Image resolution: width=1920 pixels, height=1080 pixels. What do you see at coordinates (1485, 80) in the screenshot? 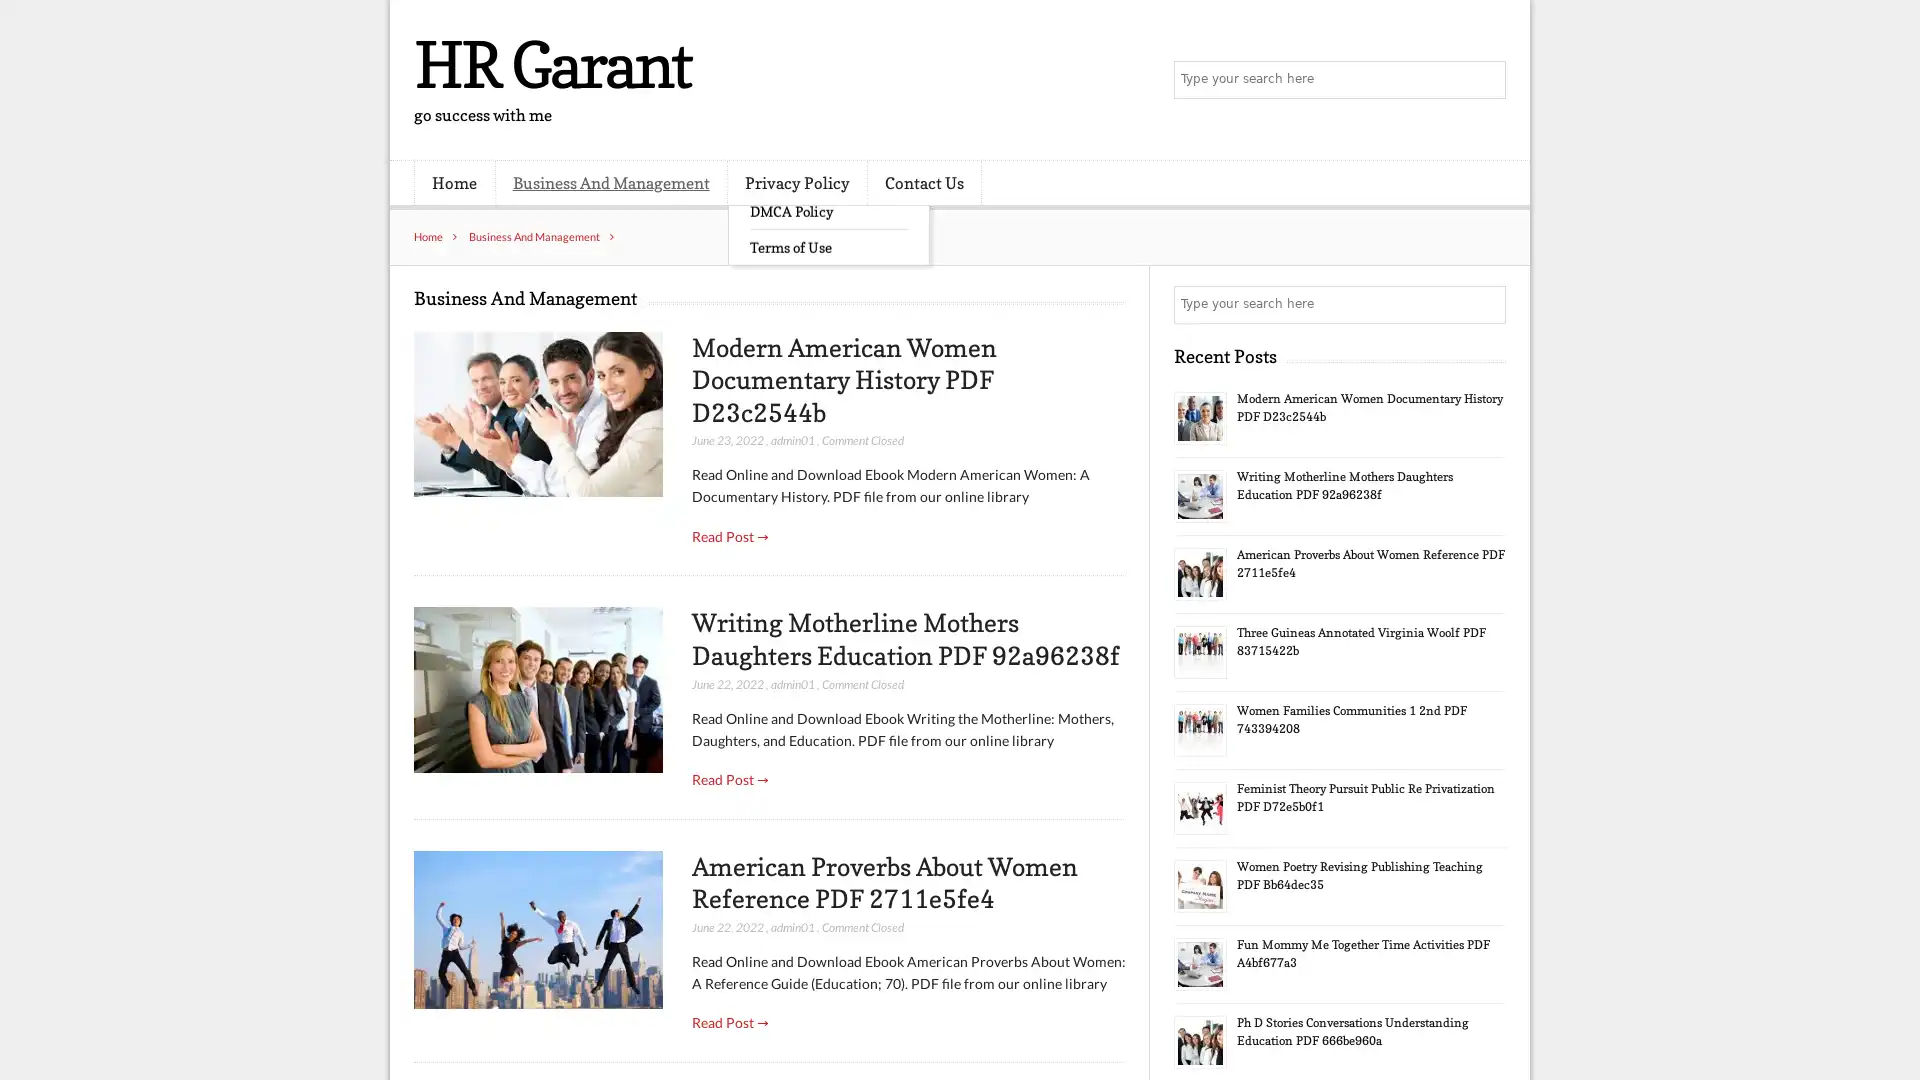
I see `Search` at bounding box center [1485, 80].